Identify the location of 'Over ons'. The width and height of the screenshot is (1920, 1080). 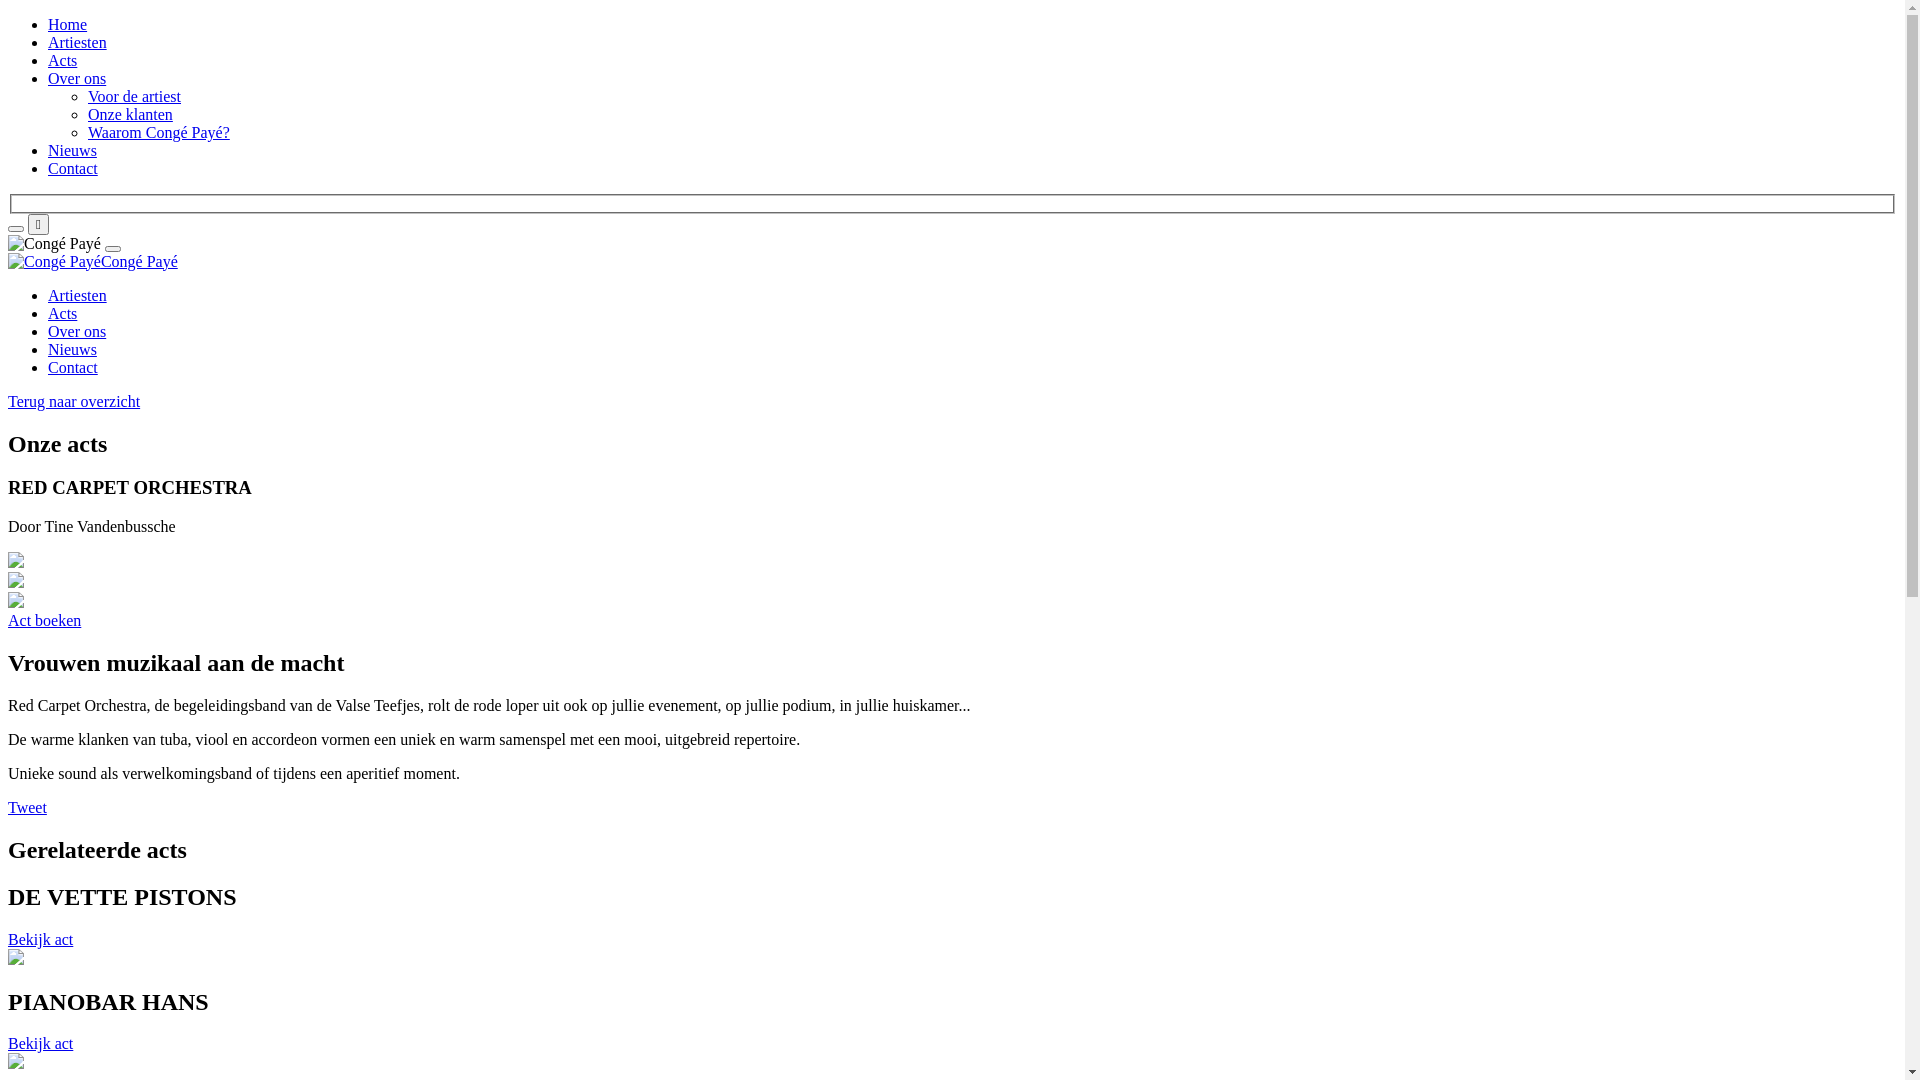
(48, 77).